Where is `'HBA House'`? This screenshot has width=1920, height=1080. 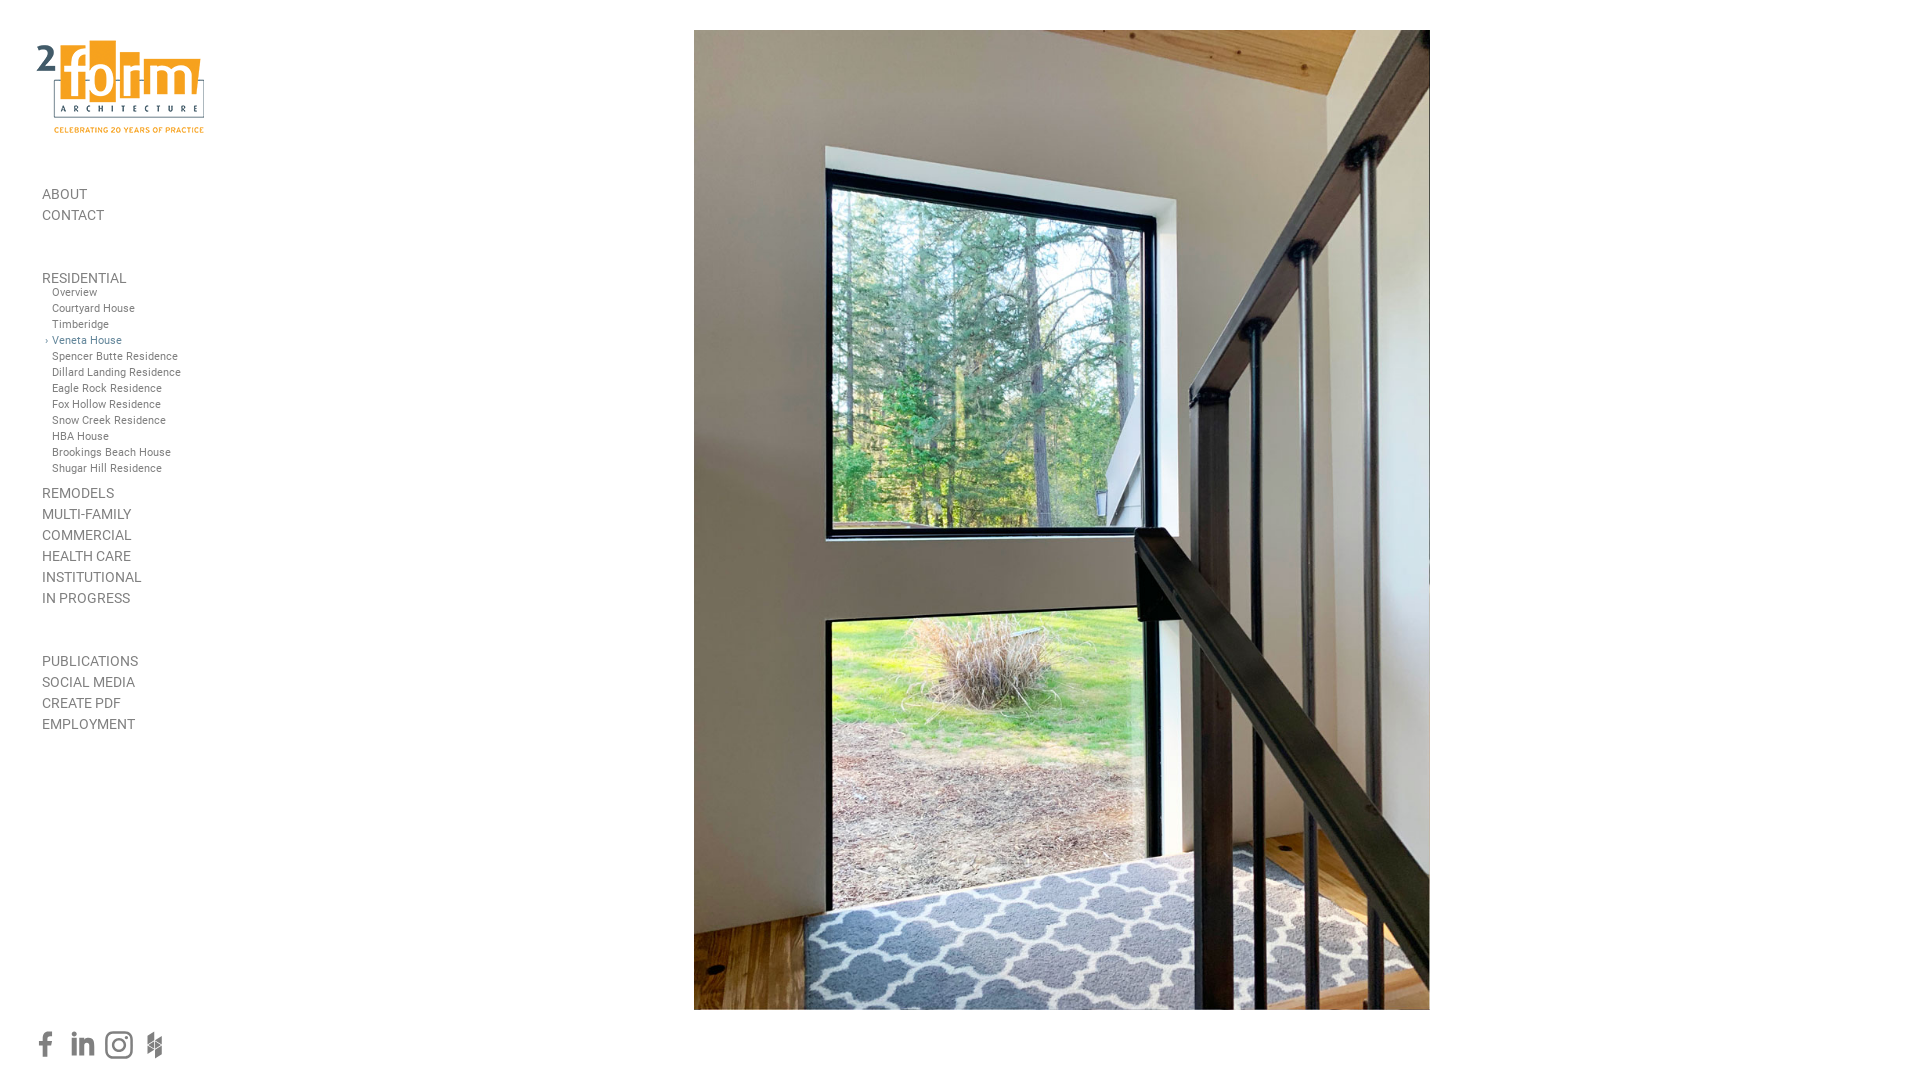
'HBA House' is located at coordinates (52, 435).